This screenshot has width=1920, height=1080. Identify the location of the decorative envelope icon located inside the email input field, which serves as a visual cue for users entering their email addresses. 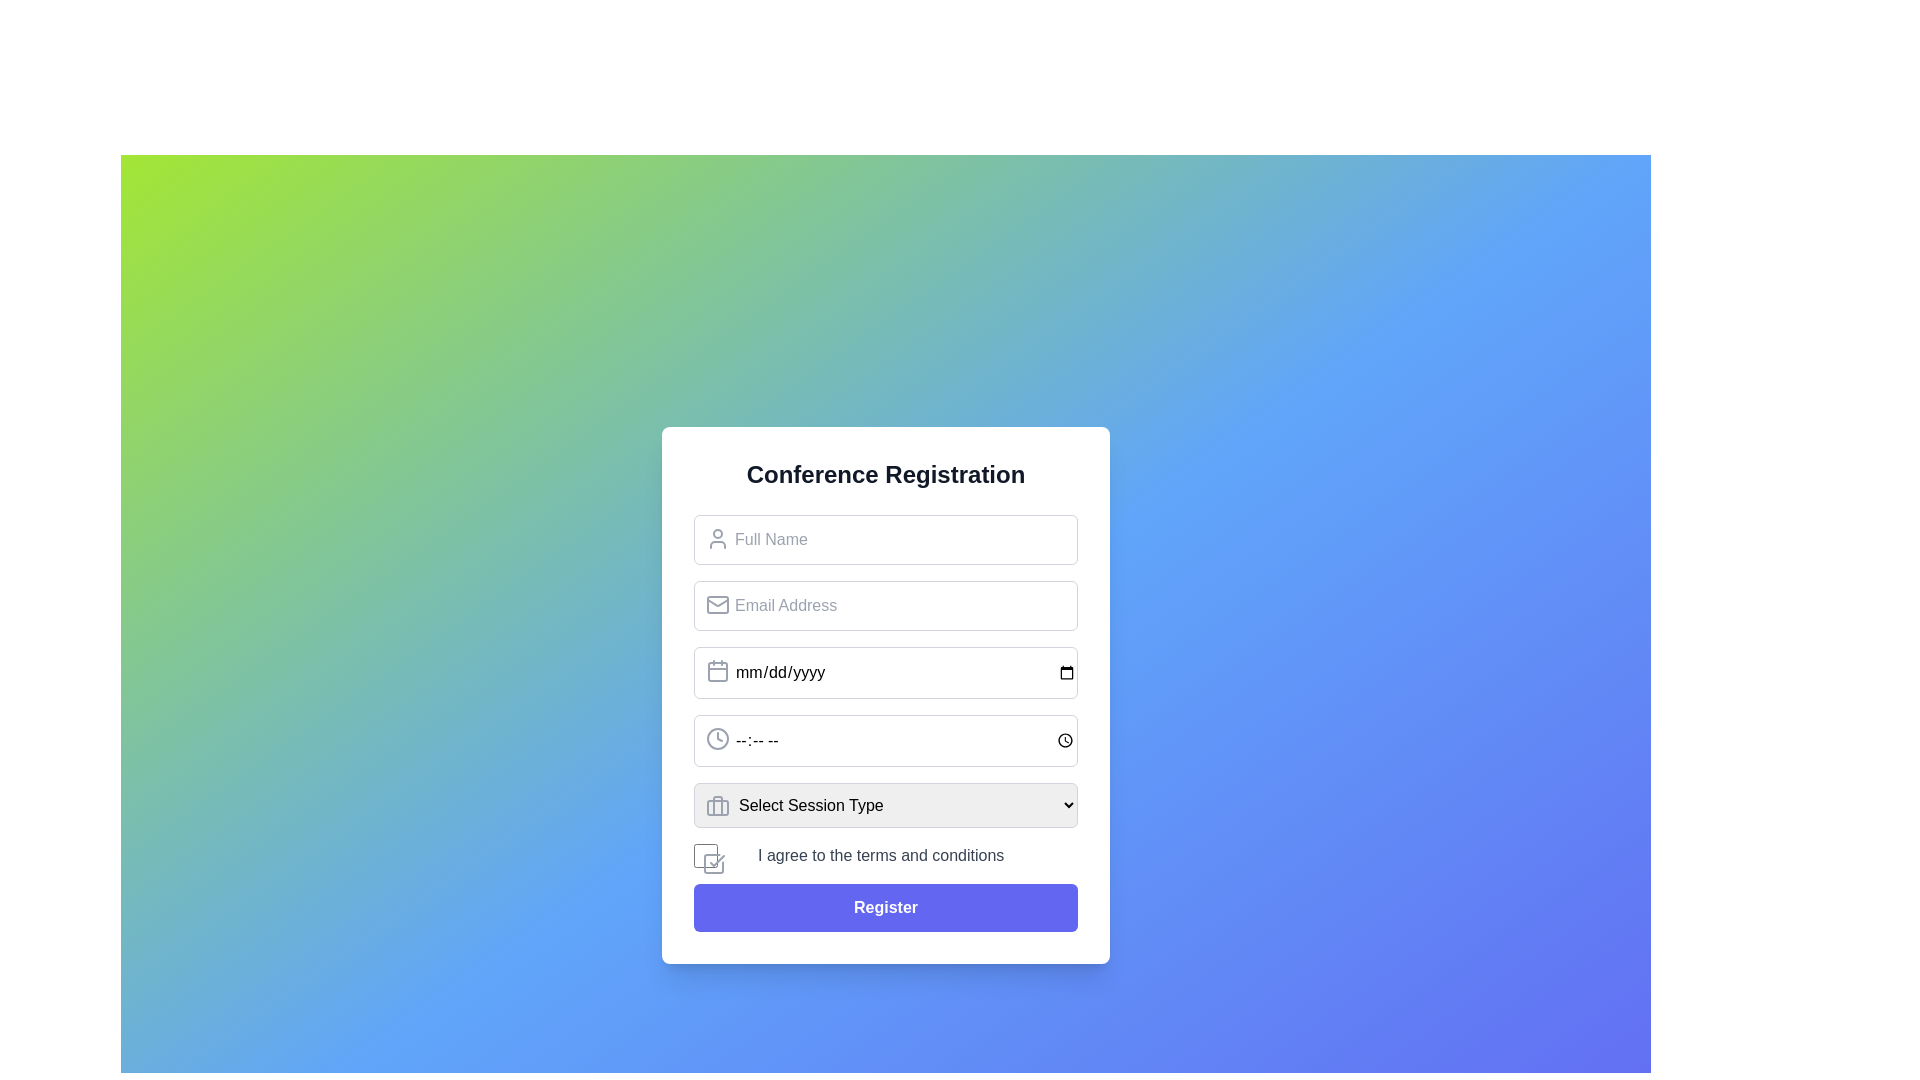
(718, 603).